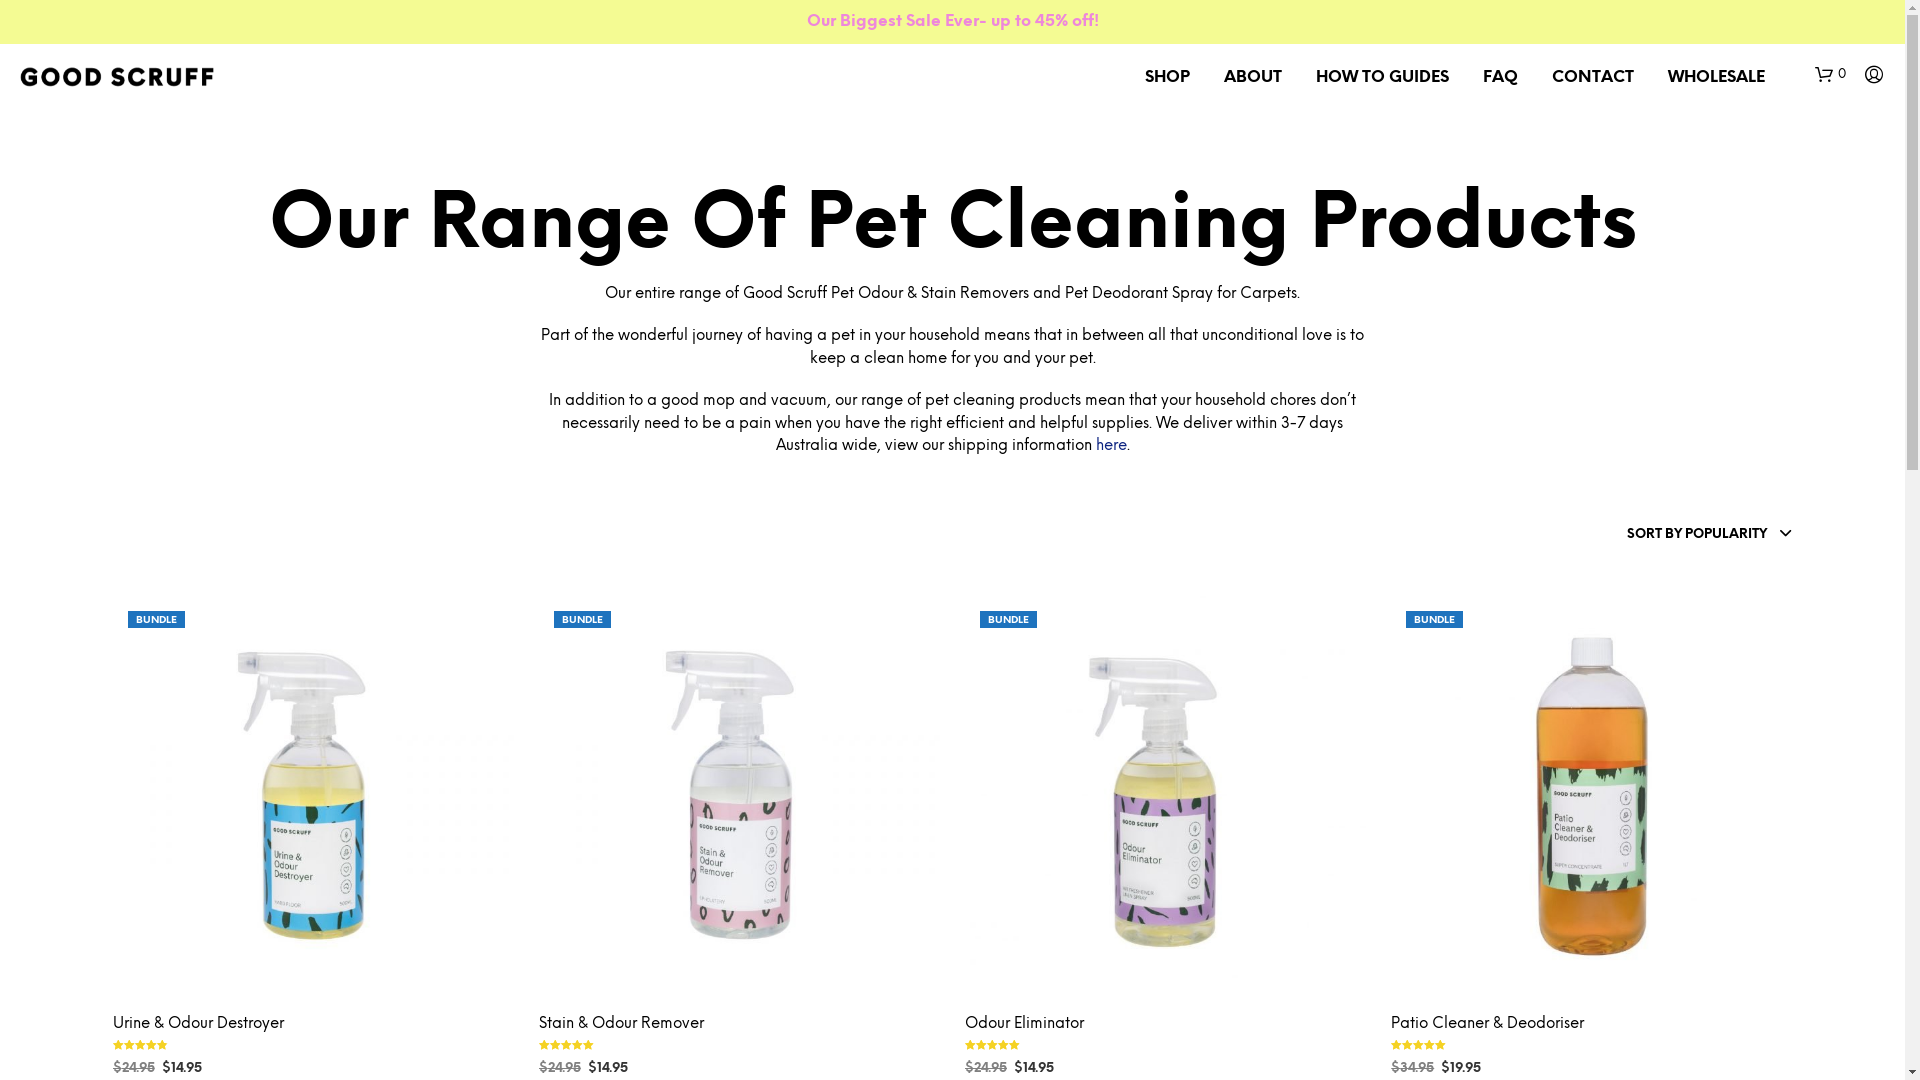 This screenshot has width=1920, height=1080. Describe the element at coordinates (620, 1024) in the screenshot. I see `'Stain & Odour Remover'` at that location.